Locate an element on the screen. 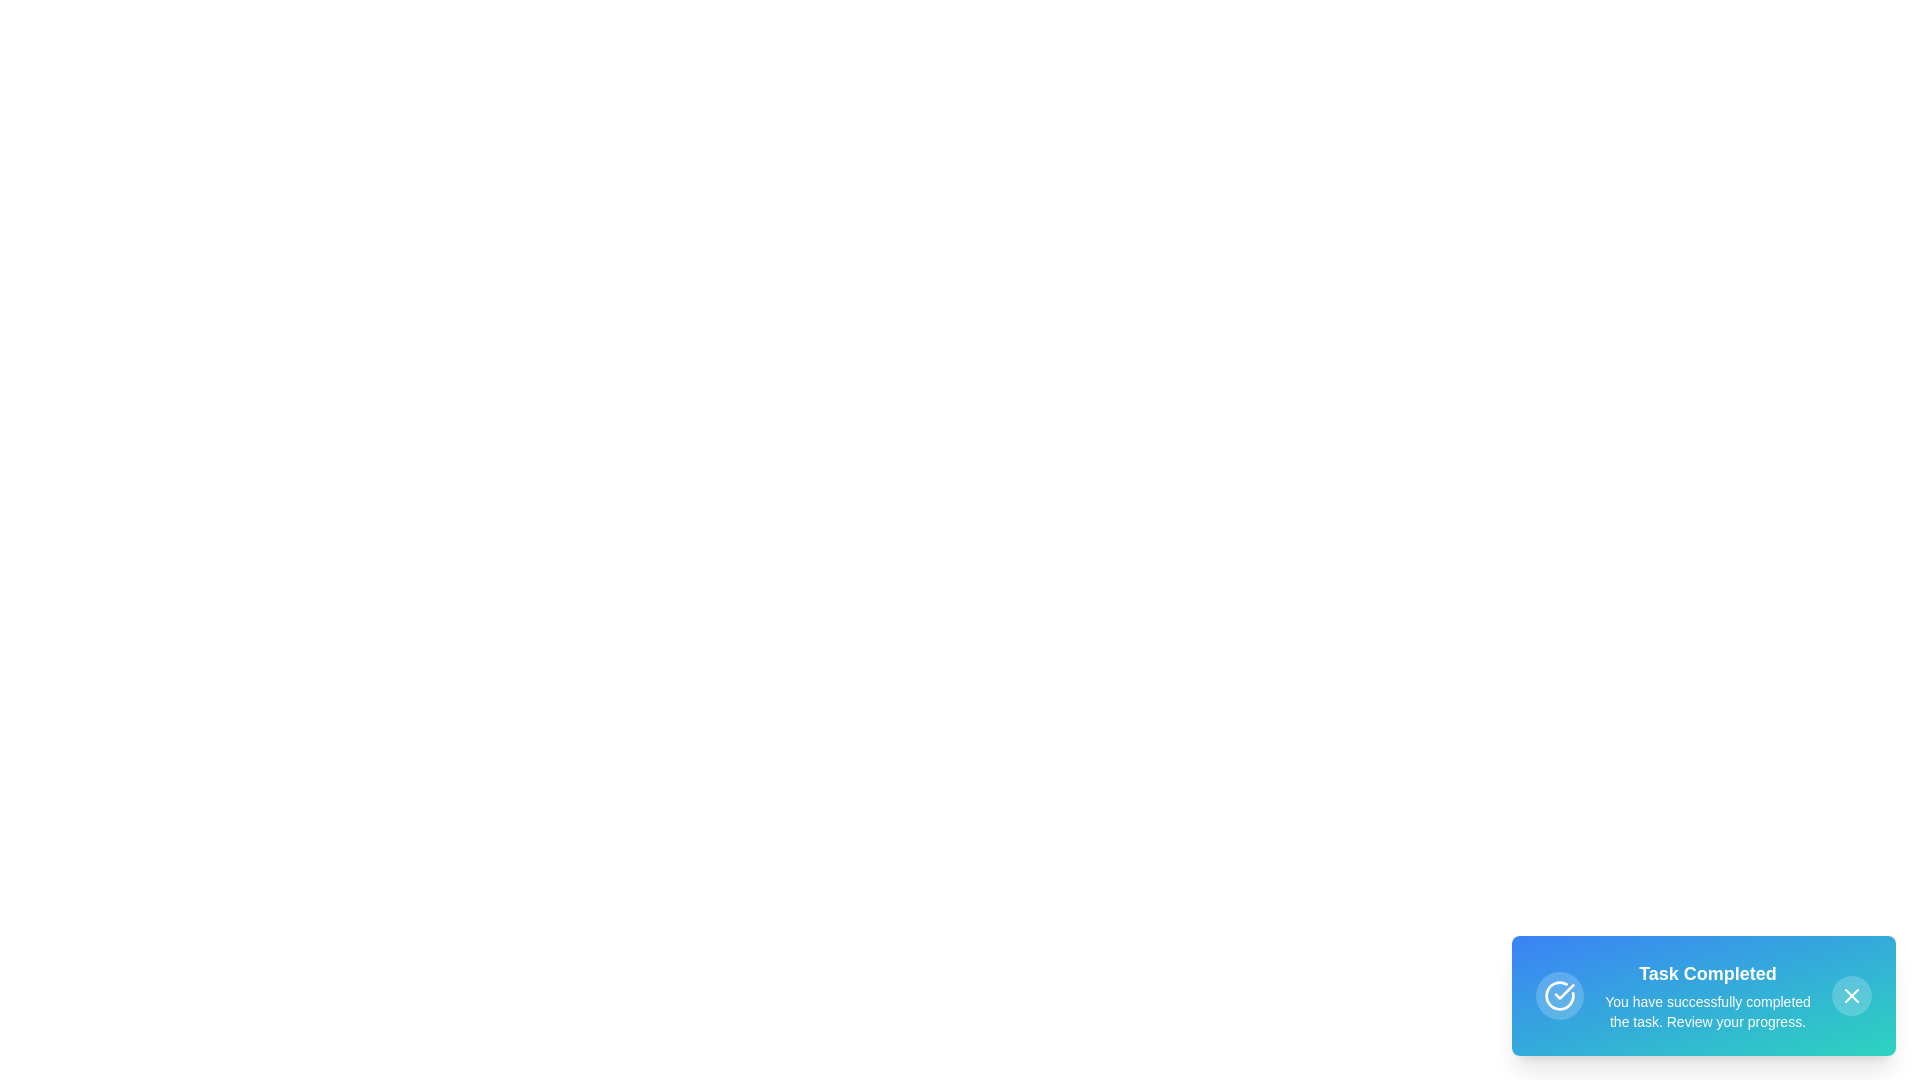 The height and width of the screenshot is (1080, 1920). the task completion icon located in the bottom-right notification box, which is situated to the left of the title 'Task Completed.' is located at coordinates (1559, 995).